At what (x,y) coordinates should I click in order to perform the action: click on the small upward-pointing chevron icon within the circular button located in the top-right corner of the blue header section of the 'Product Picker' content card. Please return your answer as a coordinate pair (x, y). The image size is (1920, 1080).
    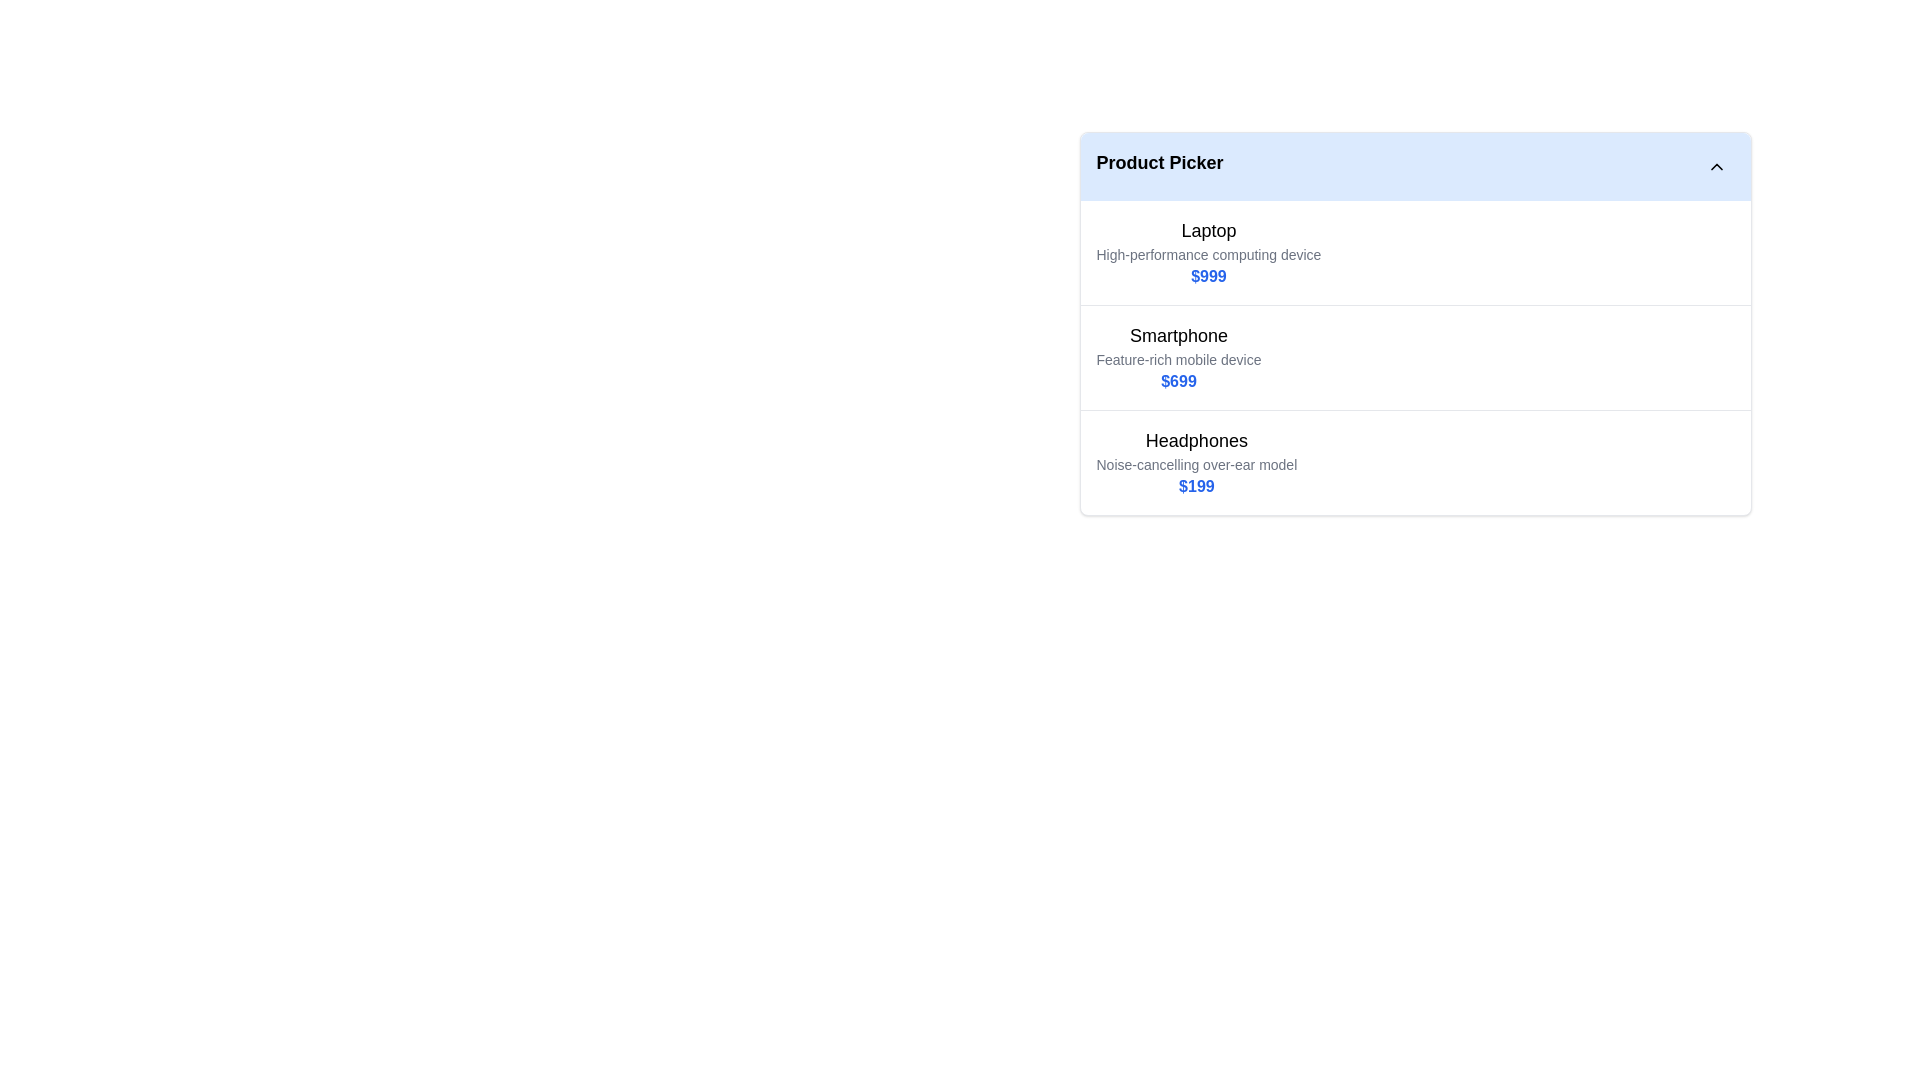
    Looking at the image, I should click on (1715, 165).